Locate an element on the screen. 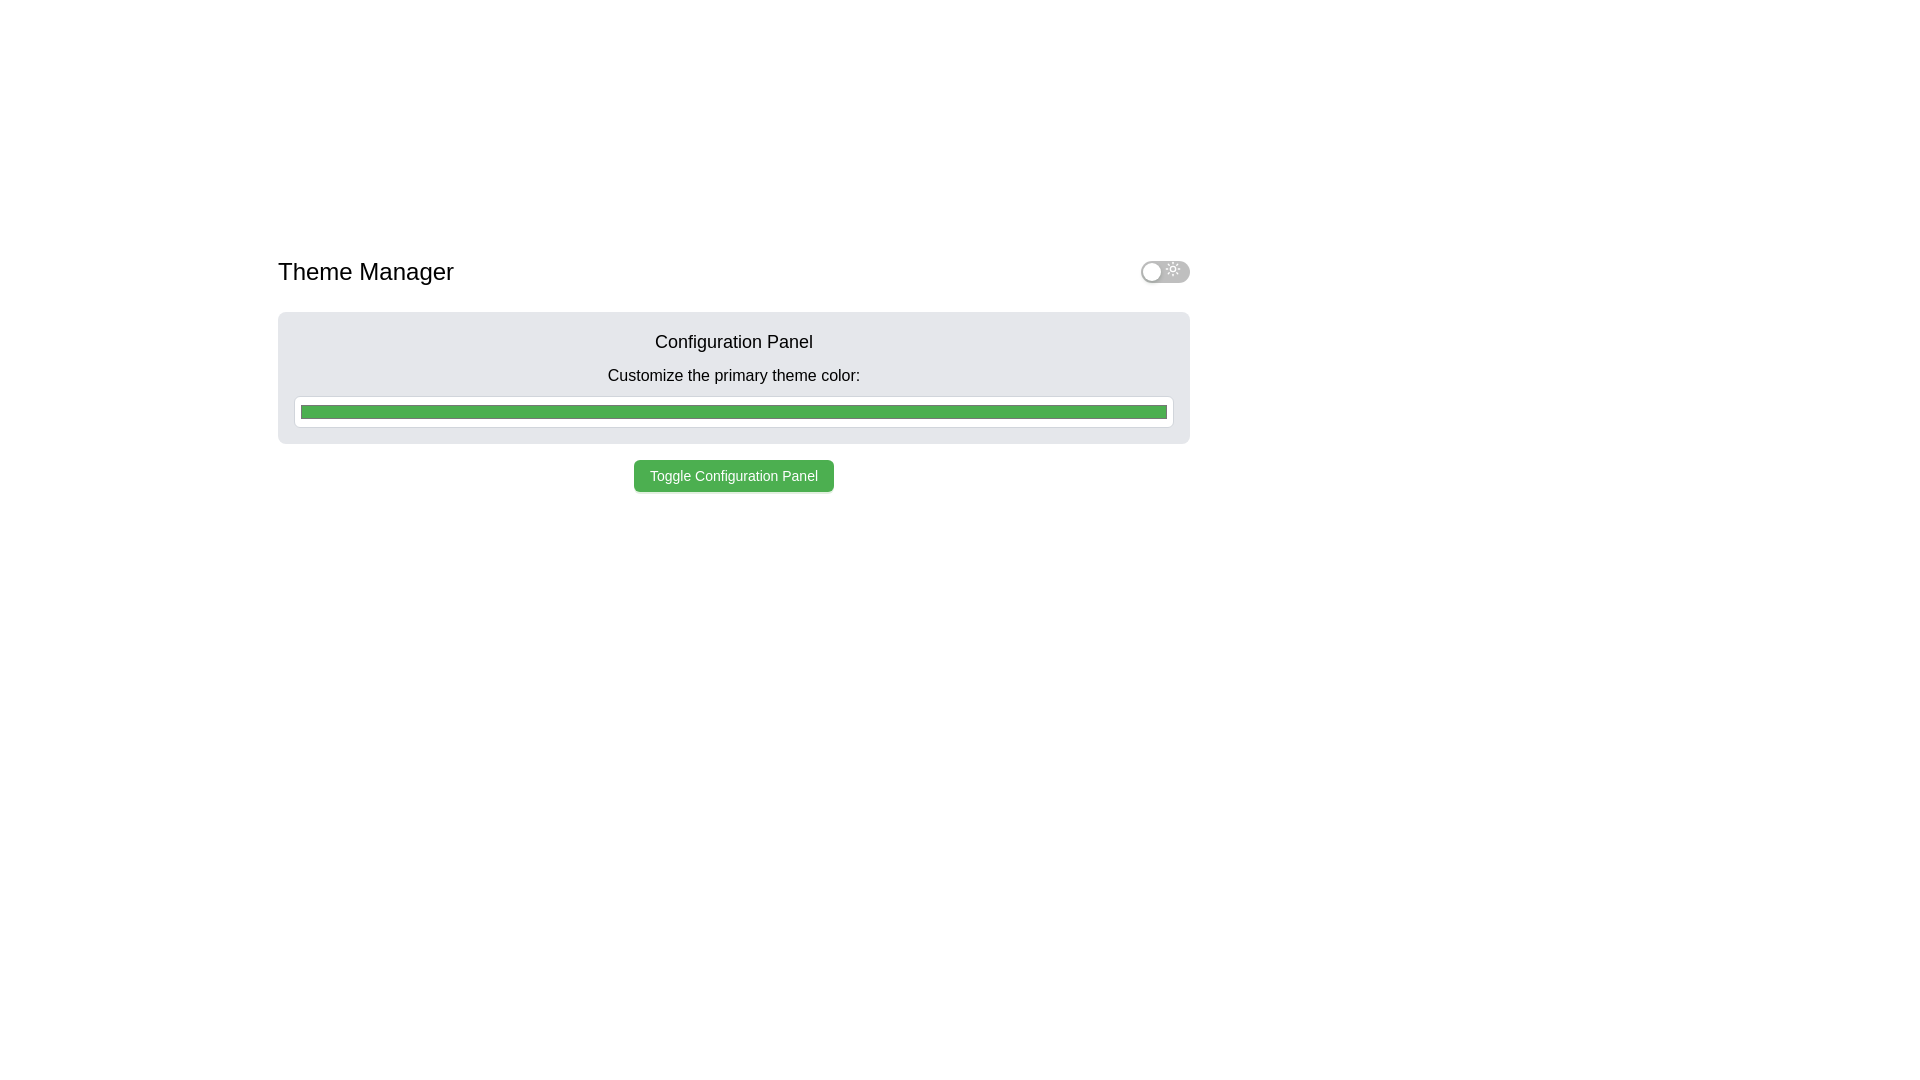 The height and width of the screenshot is (1080, 1920). the horizontal color input field, which is styled with a border and padding and displays a green color indicating the selected color is located at coordinates (733, 401).